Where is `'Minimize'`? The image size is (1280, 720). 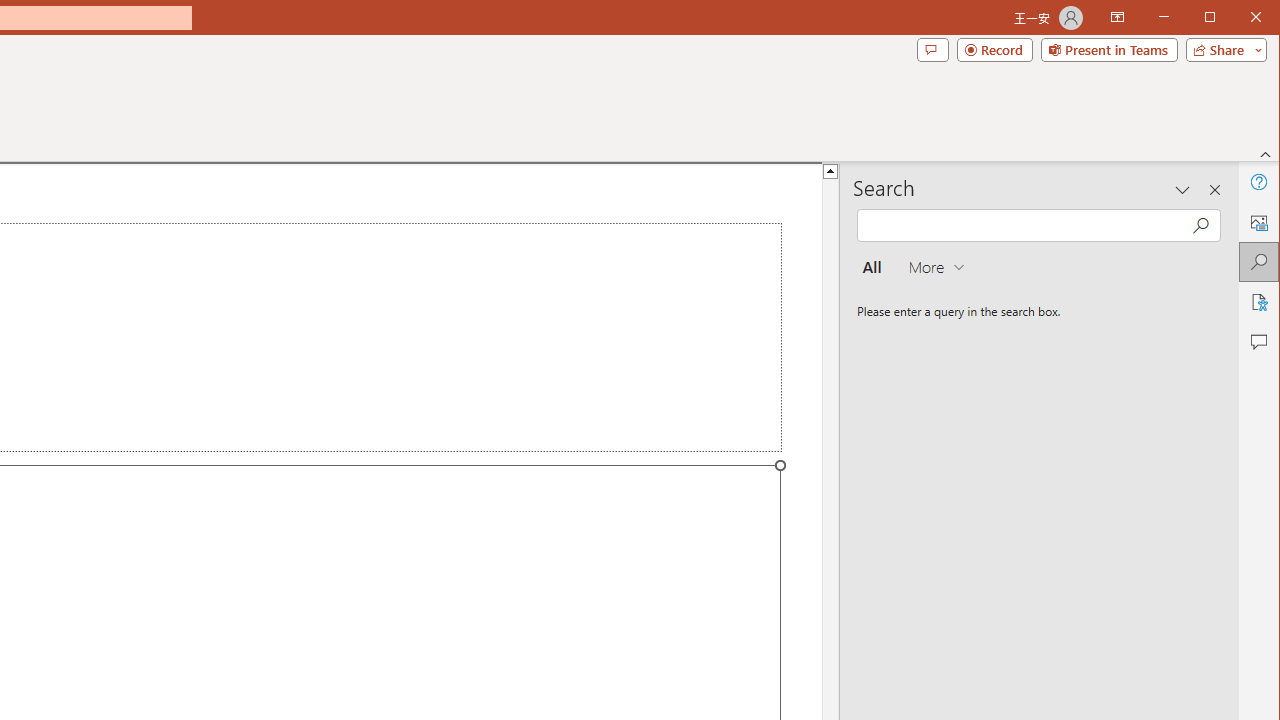 'Minimize' is located at coordinates (1215, 19).